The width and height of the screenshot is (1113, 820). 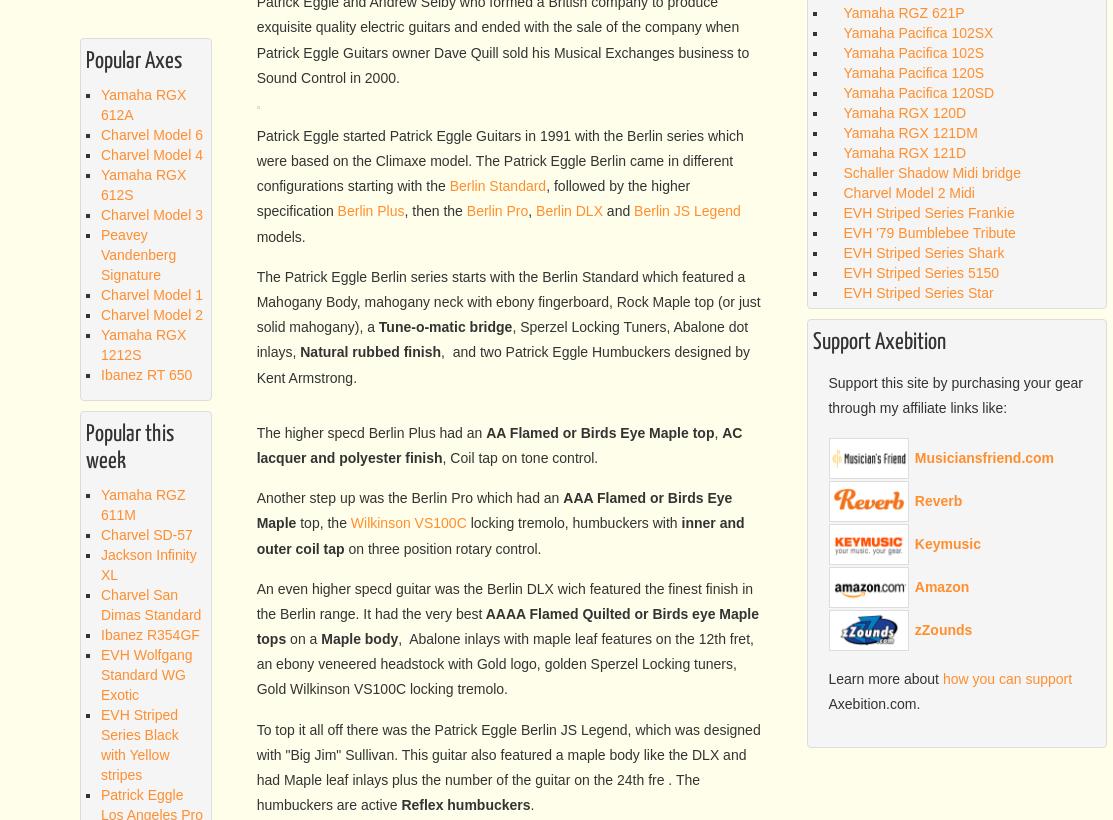 What do you see at coordinates (940, 585) in the screenshot?
I see `'Amazon'` at bounding box center [940, 585].